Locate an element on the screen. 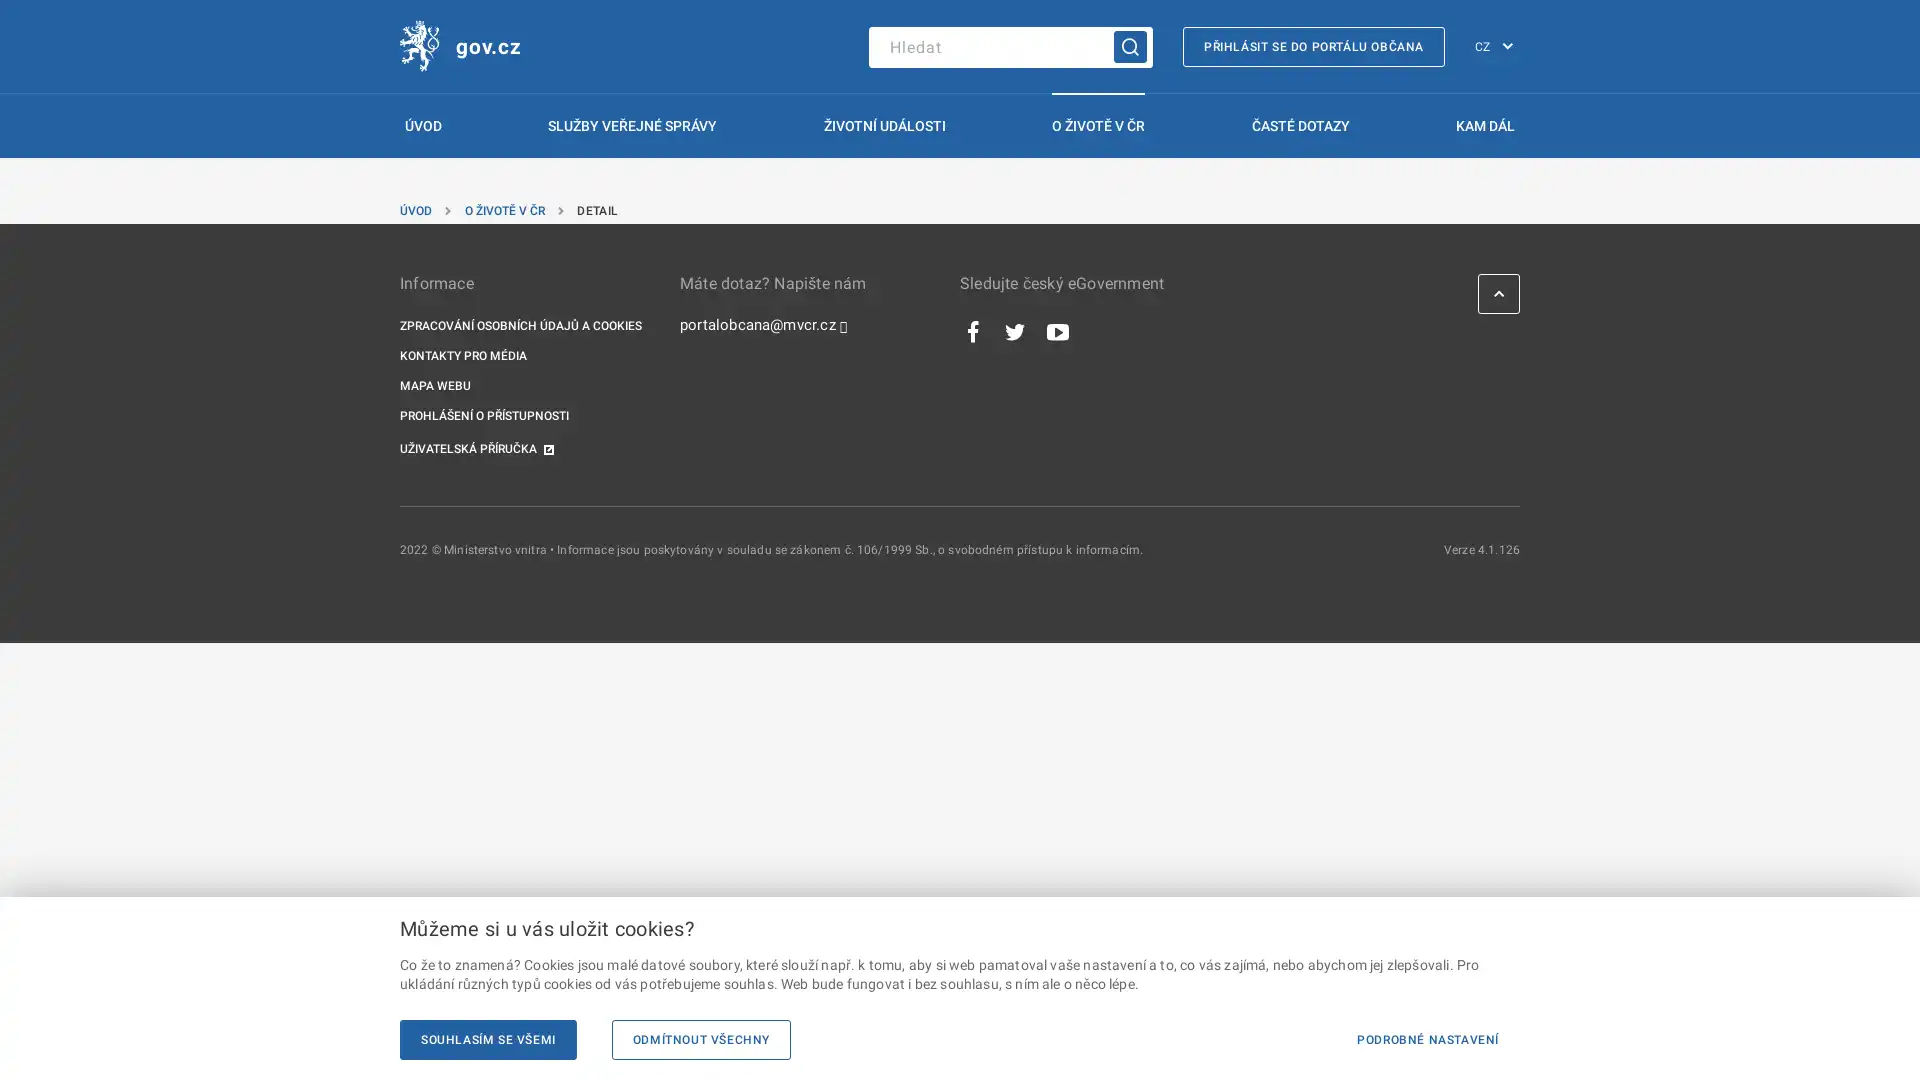 The image size is (1920, 1080). PODROBNE NASTAVENI is located at coordinates (1426, 1039).